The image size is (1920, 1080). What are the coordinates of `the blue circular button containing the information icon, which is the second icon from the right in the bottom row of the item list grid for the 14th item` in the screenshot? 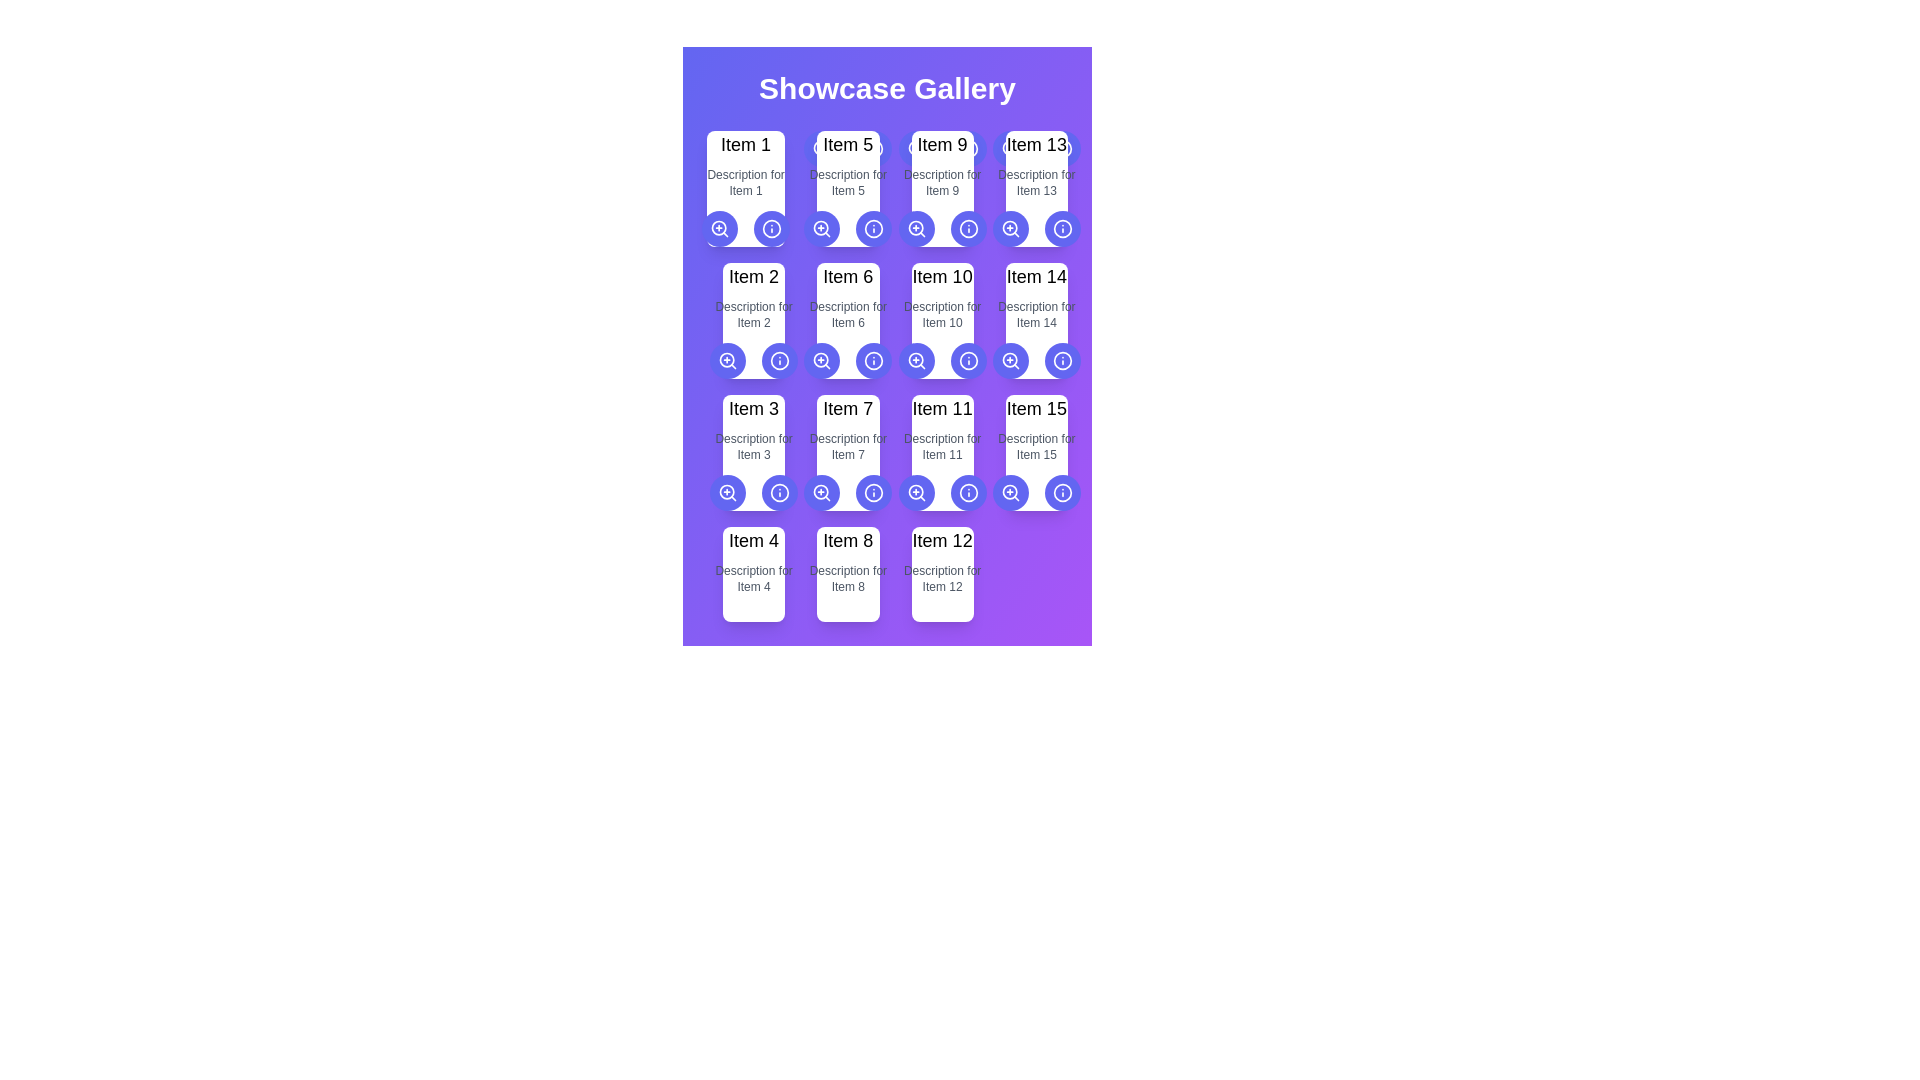 It's located at (1061, 361).